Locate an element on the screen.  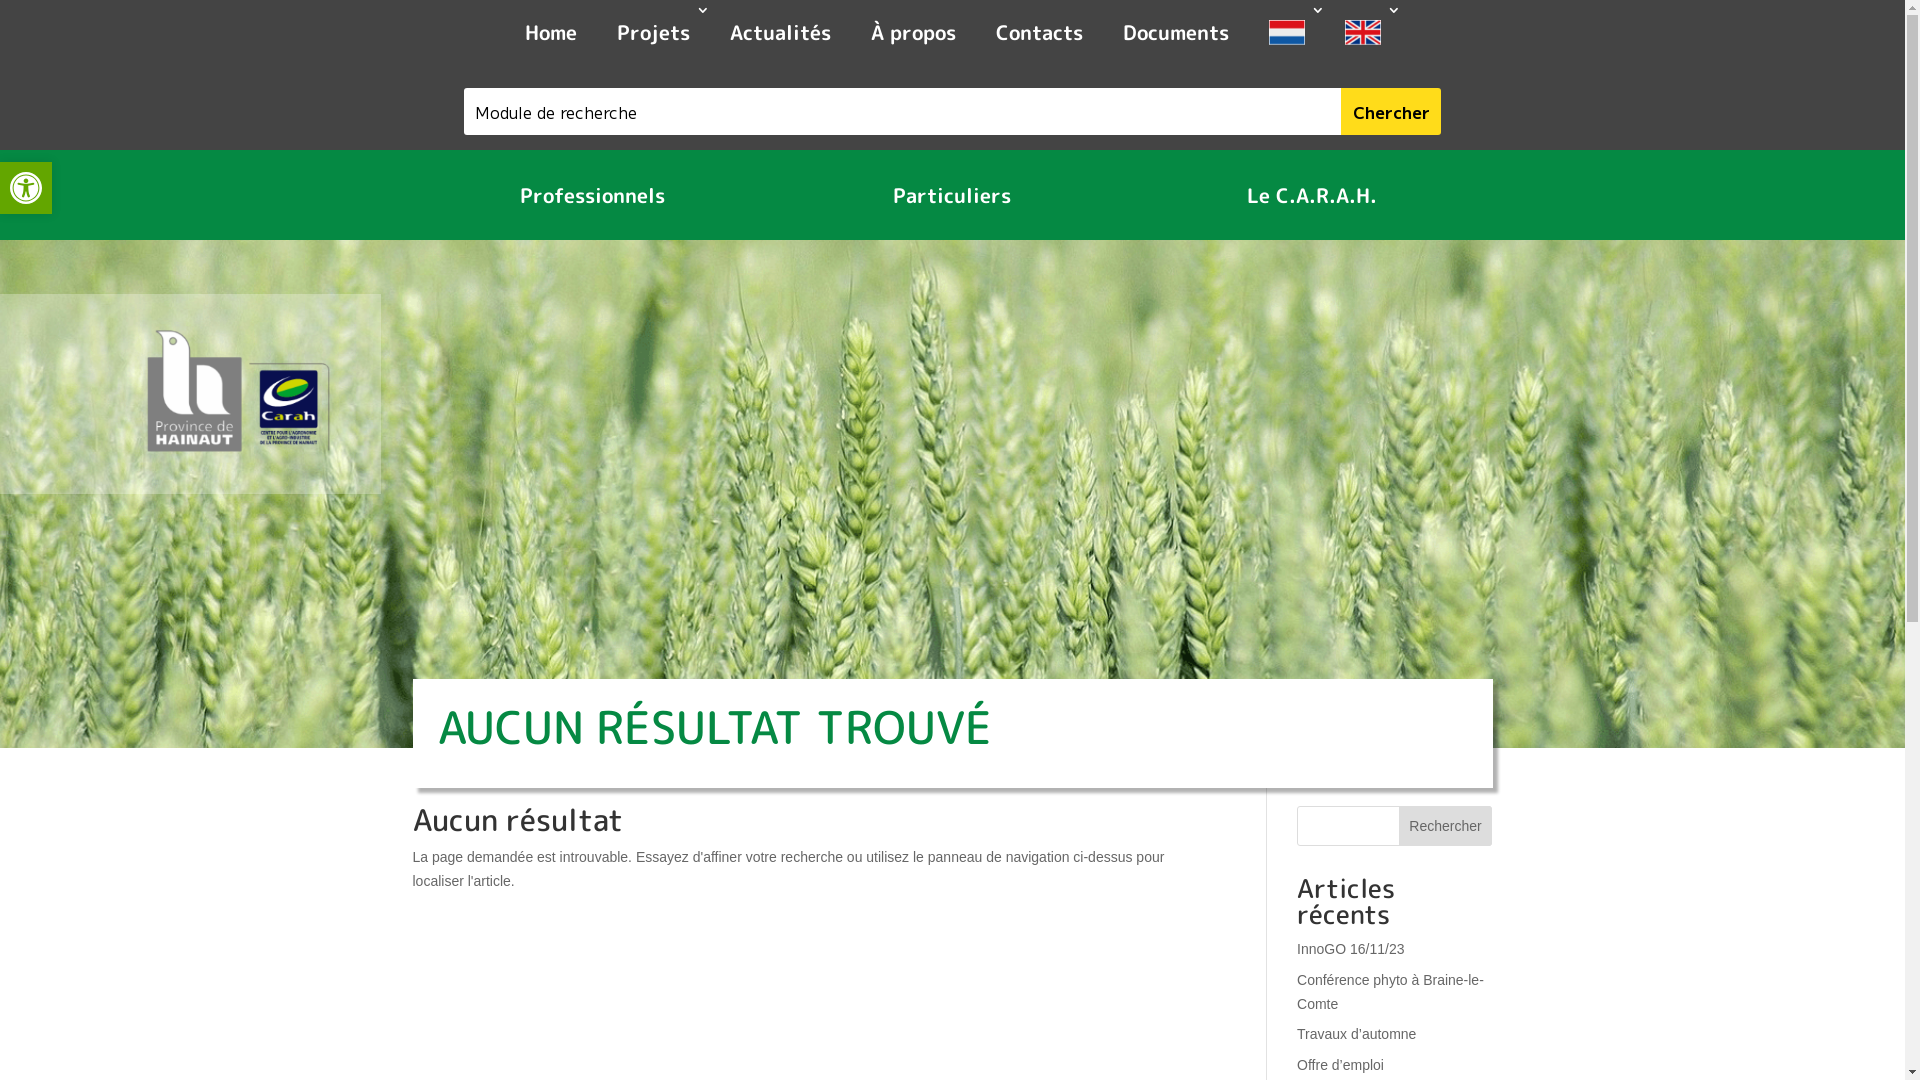
'Home' is located at coordinates (550, 34).